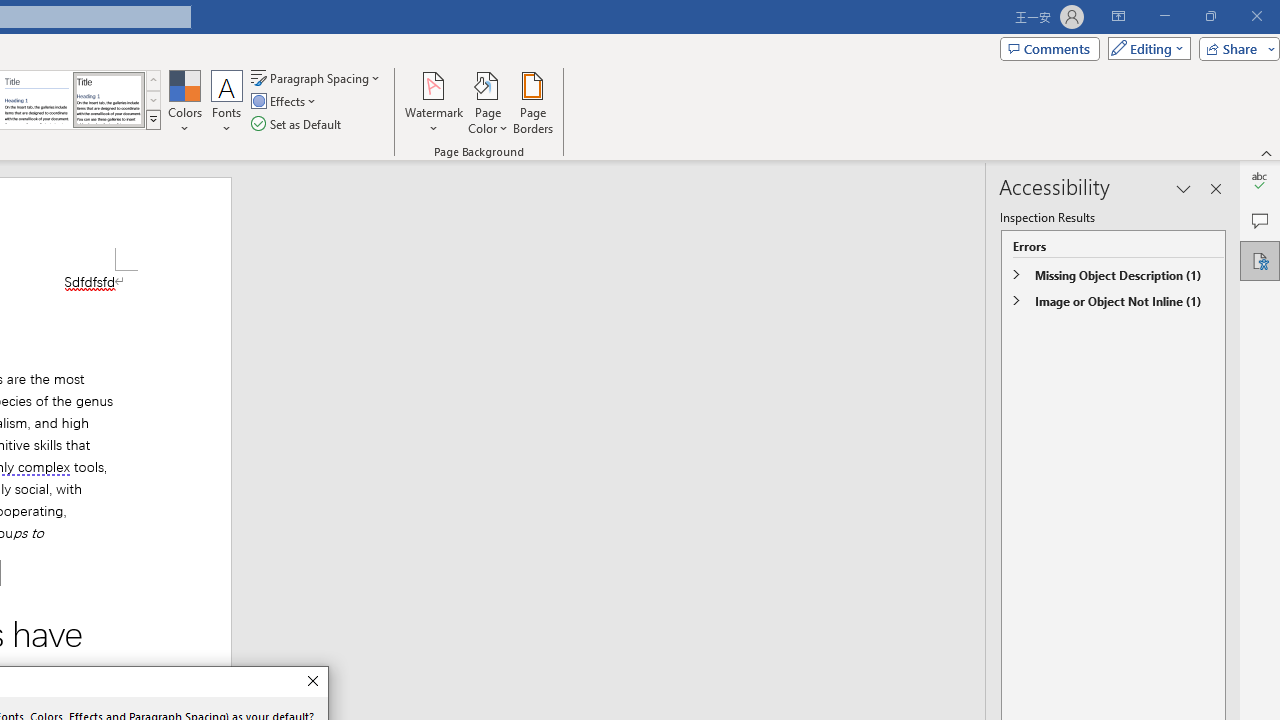 The width and height of the screenshot is (1280, 720). Describe the element at coordinates (488, 103) in the screenshot. I see `'Page Color'` at that location.